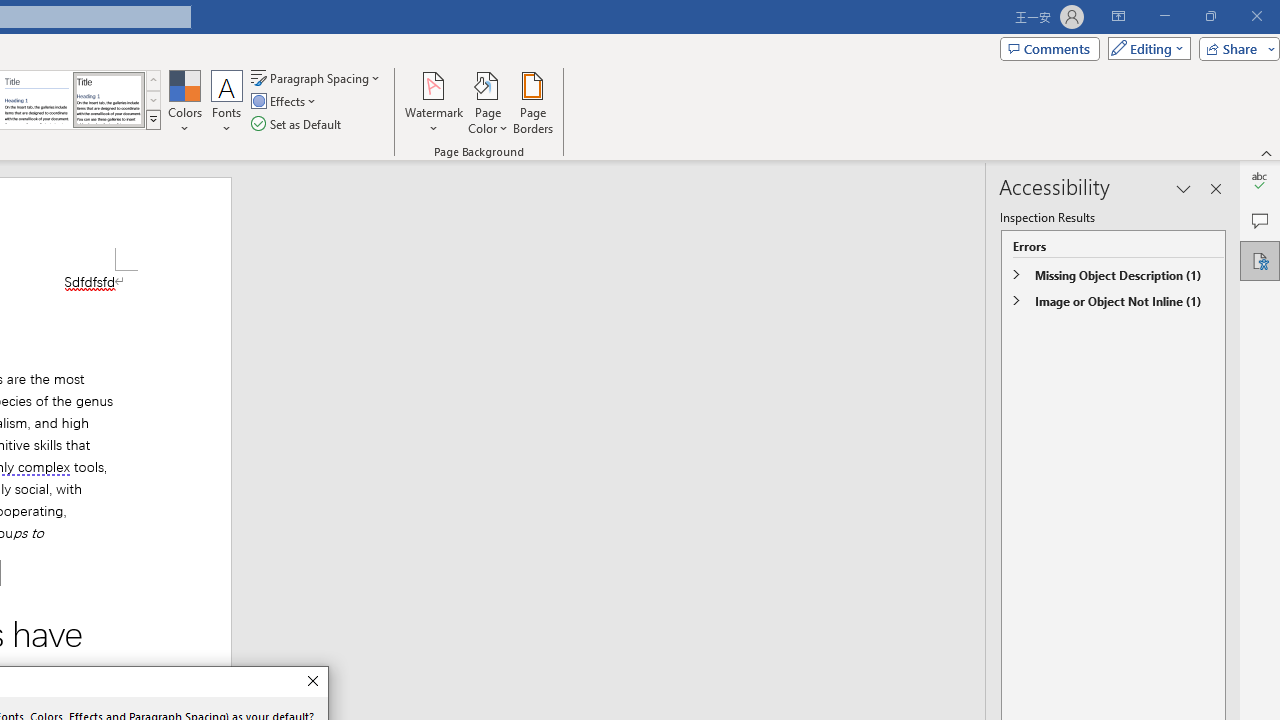 The width and height of the screenshot is (1280, 720). Describe the element at coordinates (488, 103) in the screenshot. I see `'Page Color'` at that location.